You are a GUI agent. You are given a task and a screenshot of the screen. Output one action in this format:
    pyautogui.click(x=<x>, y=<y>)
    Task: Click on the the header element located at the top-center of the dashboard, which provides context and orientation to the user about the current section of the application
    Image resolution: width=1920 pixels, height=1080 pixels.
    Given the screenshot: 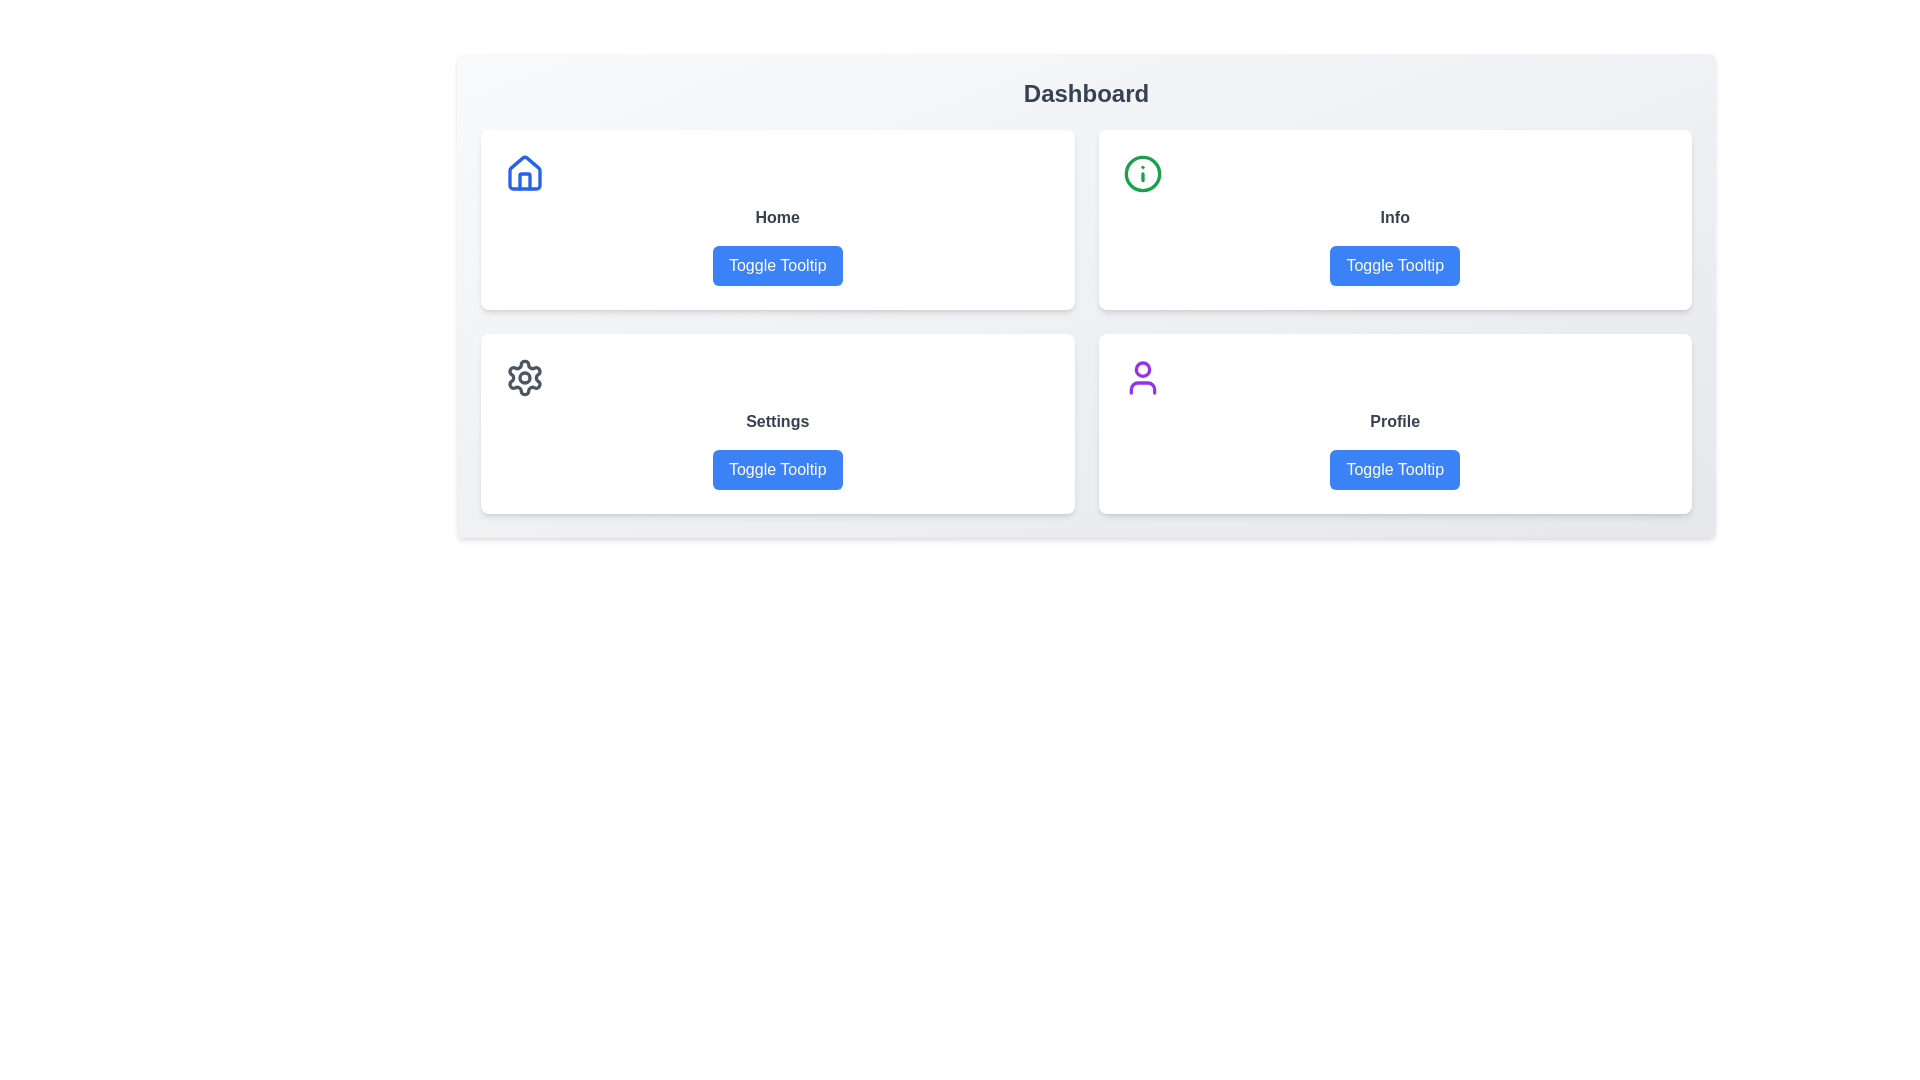 What is the action you would take?
    pyautogui.click(x=1085, y=93)
    